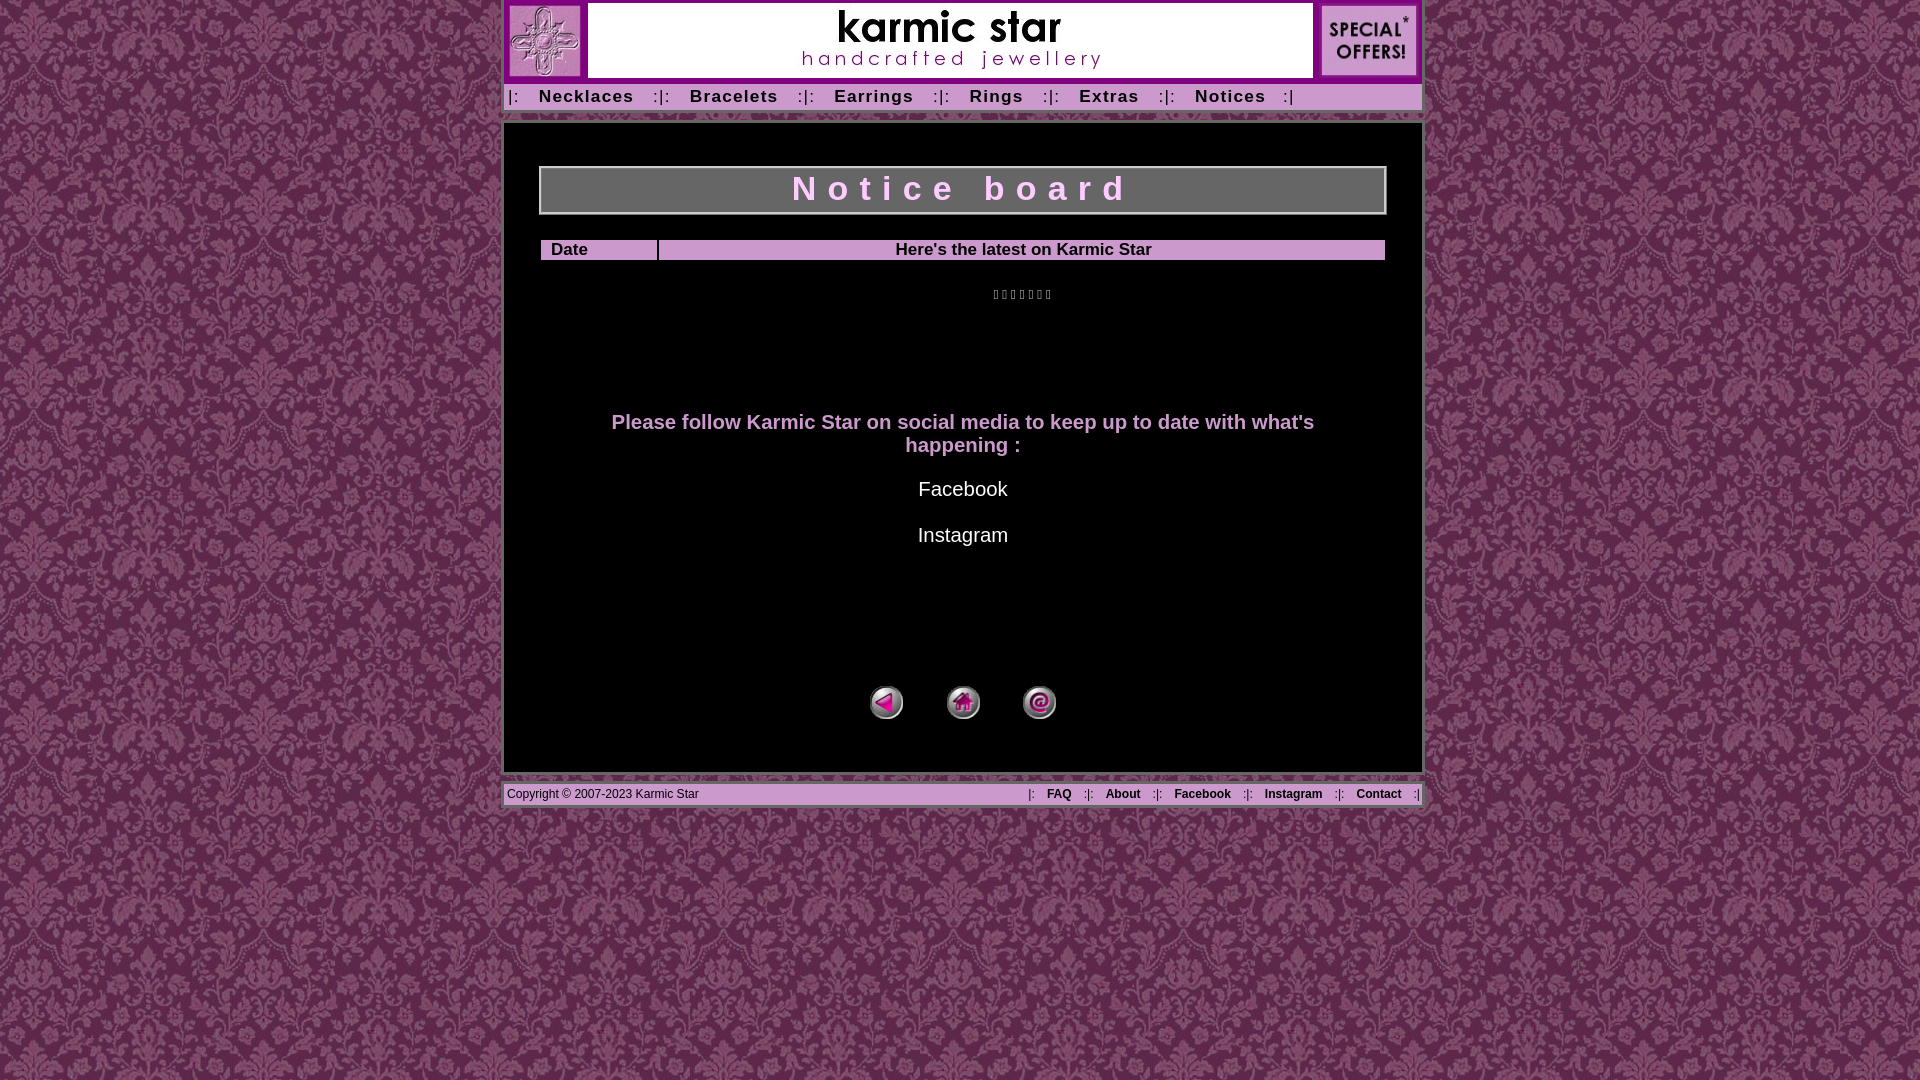 Image resolution: width=1920 pixels, height=1080 pixels. What do you see at coordinates (1058, 793) in the screenshot?
I see `'FAQ'` at bounding box center [1058, 793].